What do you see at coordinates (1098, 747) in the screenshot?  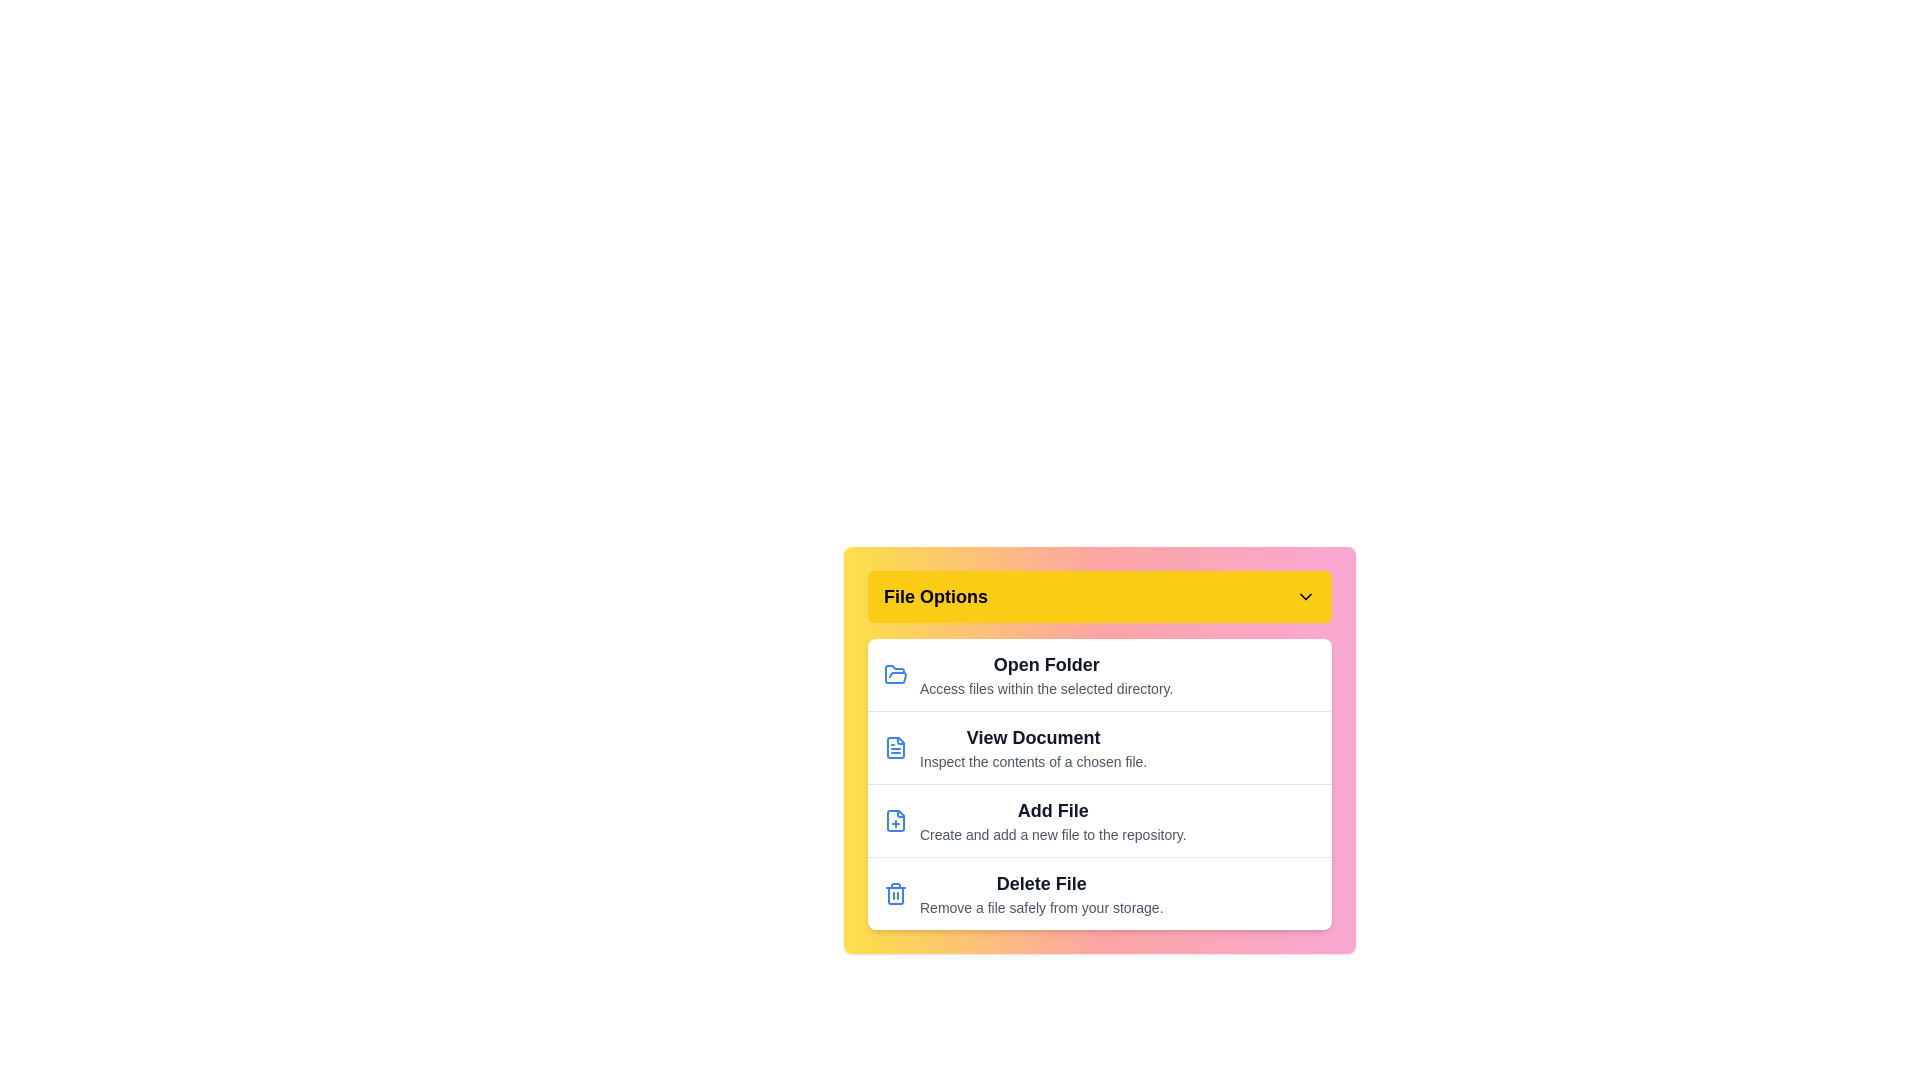 I see `the second selectable menu option` at bounding box center [1098, 747].